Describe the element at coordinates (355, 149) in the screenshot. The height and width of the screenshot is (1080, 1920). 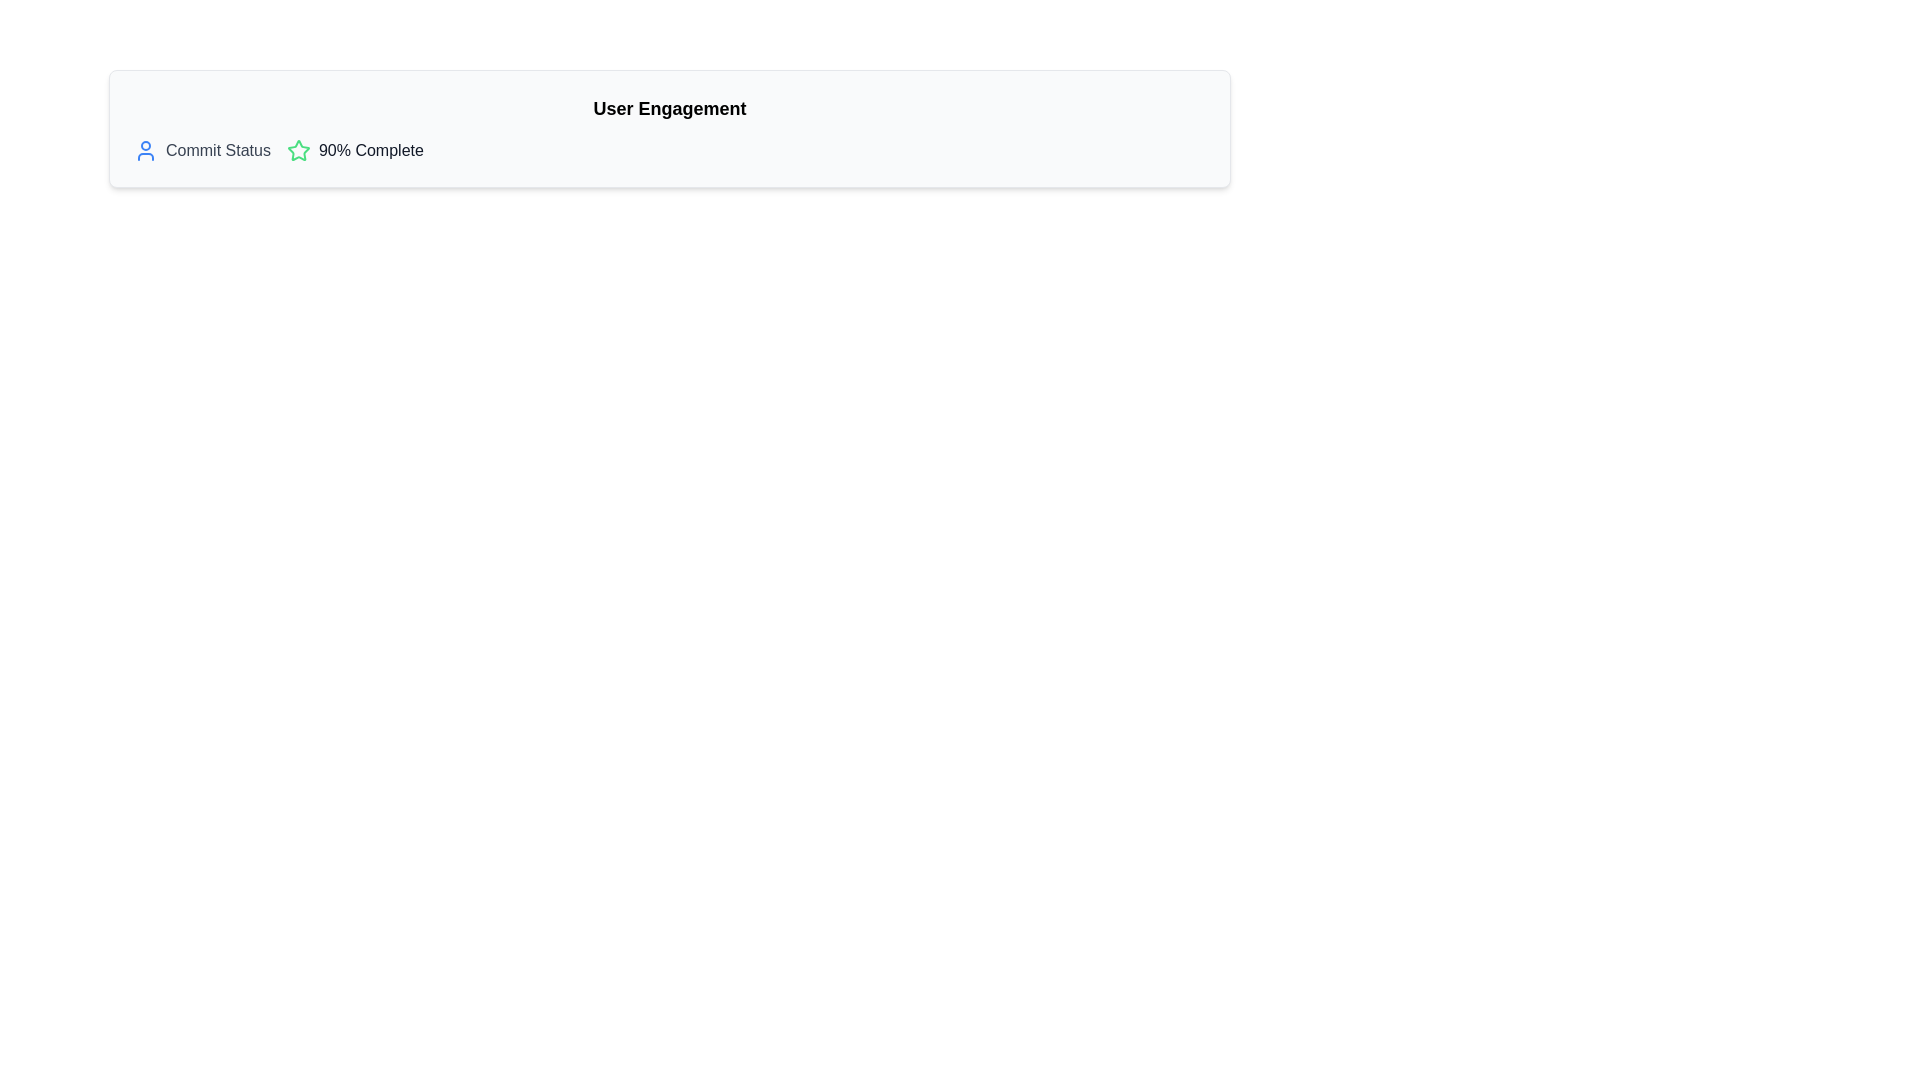
I see `the text '90% Complete' with the star icon, which is the second element located to the right of the 'Commit Status' label` at that location.